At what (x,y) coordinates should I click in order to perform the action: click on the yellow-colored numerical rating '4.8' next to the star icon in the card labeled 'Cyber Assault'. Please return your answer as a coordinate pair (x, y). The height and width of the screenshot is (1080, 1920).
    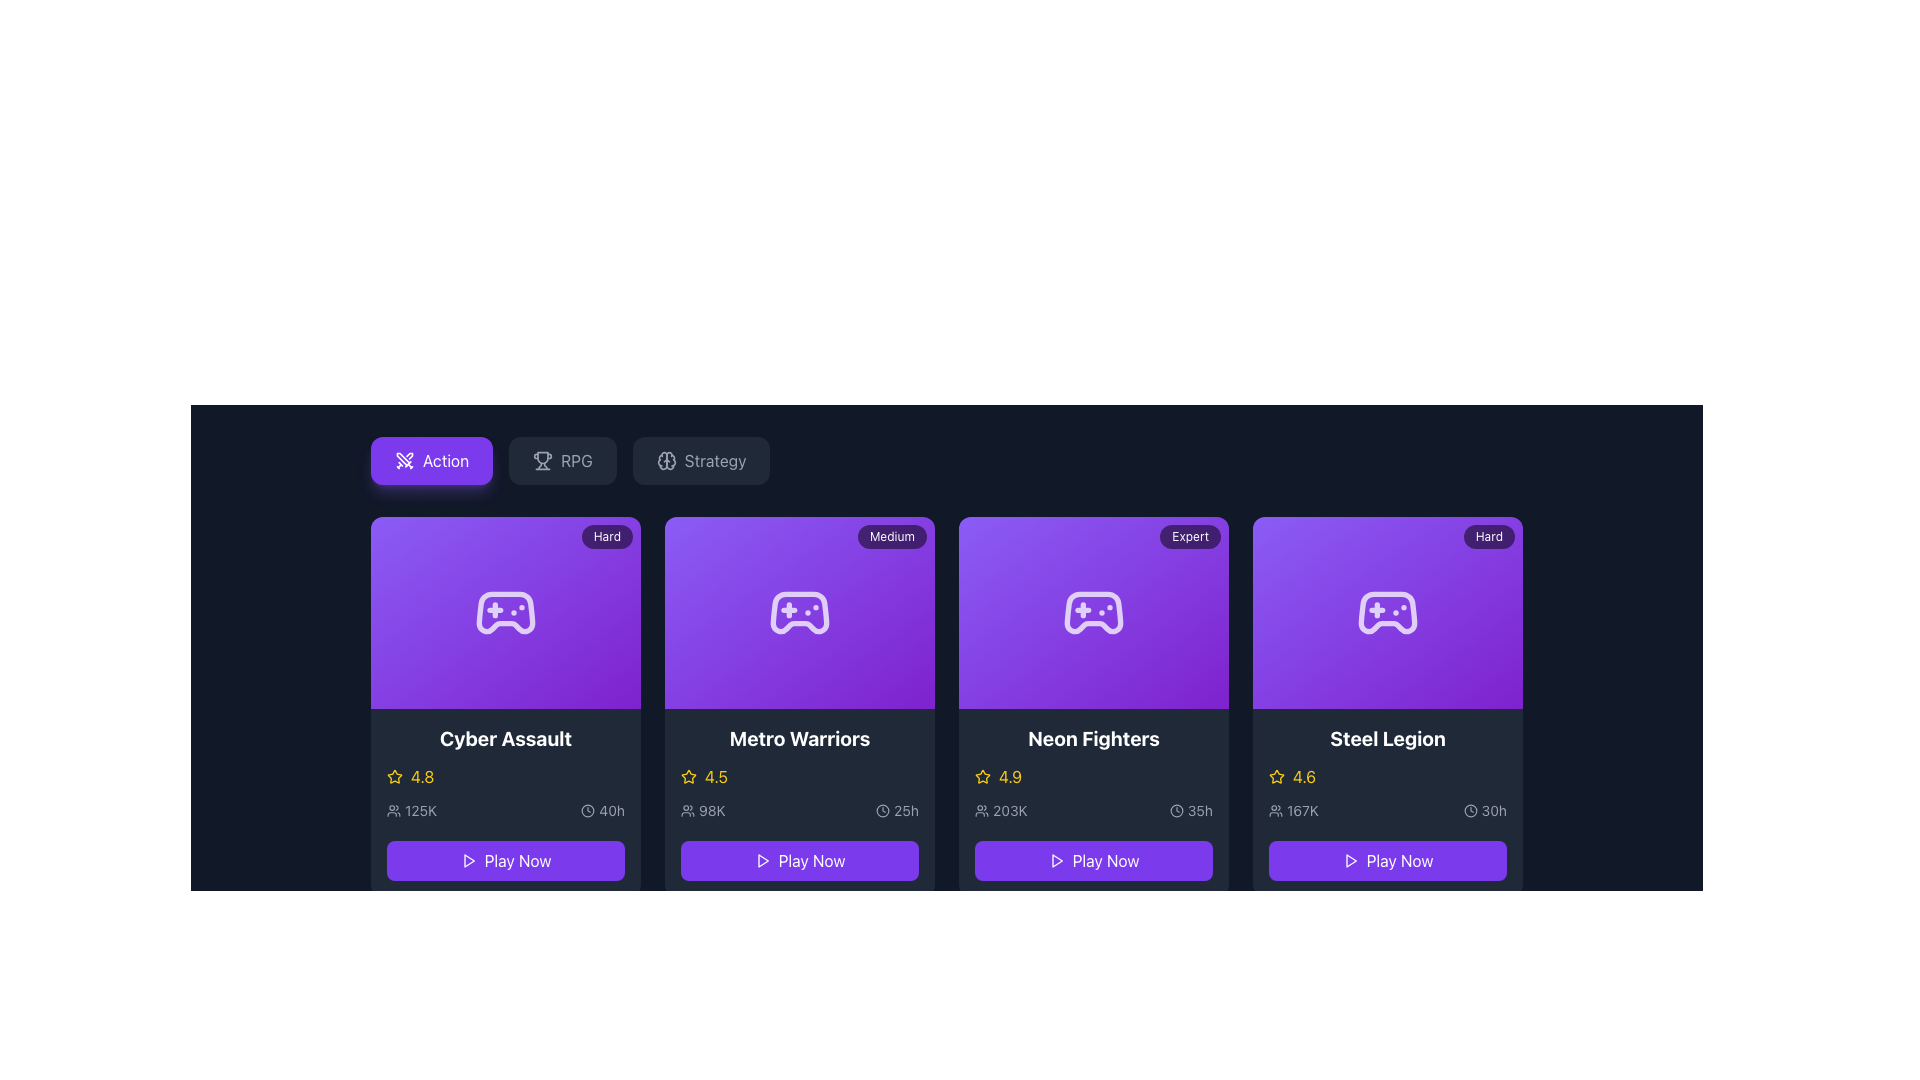
    Looking at the image, I should click on (421, 775).